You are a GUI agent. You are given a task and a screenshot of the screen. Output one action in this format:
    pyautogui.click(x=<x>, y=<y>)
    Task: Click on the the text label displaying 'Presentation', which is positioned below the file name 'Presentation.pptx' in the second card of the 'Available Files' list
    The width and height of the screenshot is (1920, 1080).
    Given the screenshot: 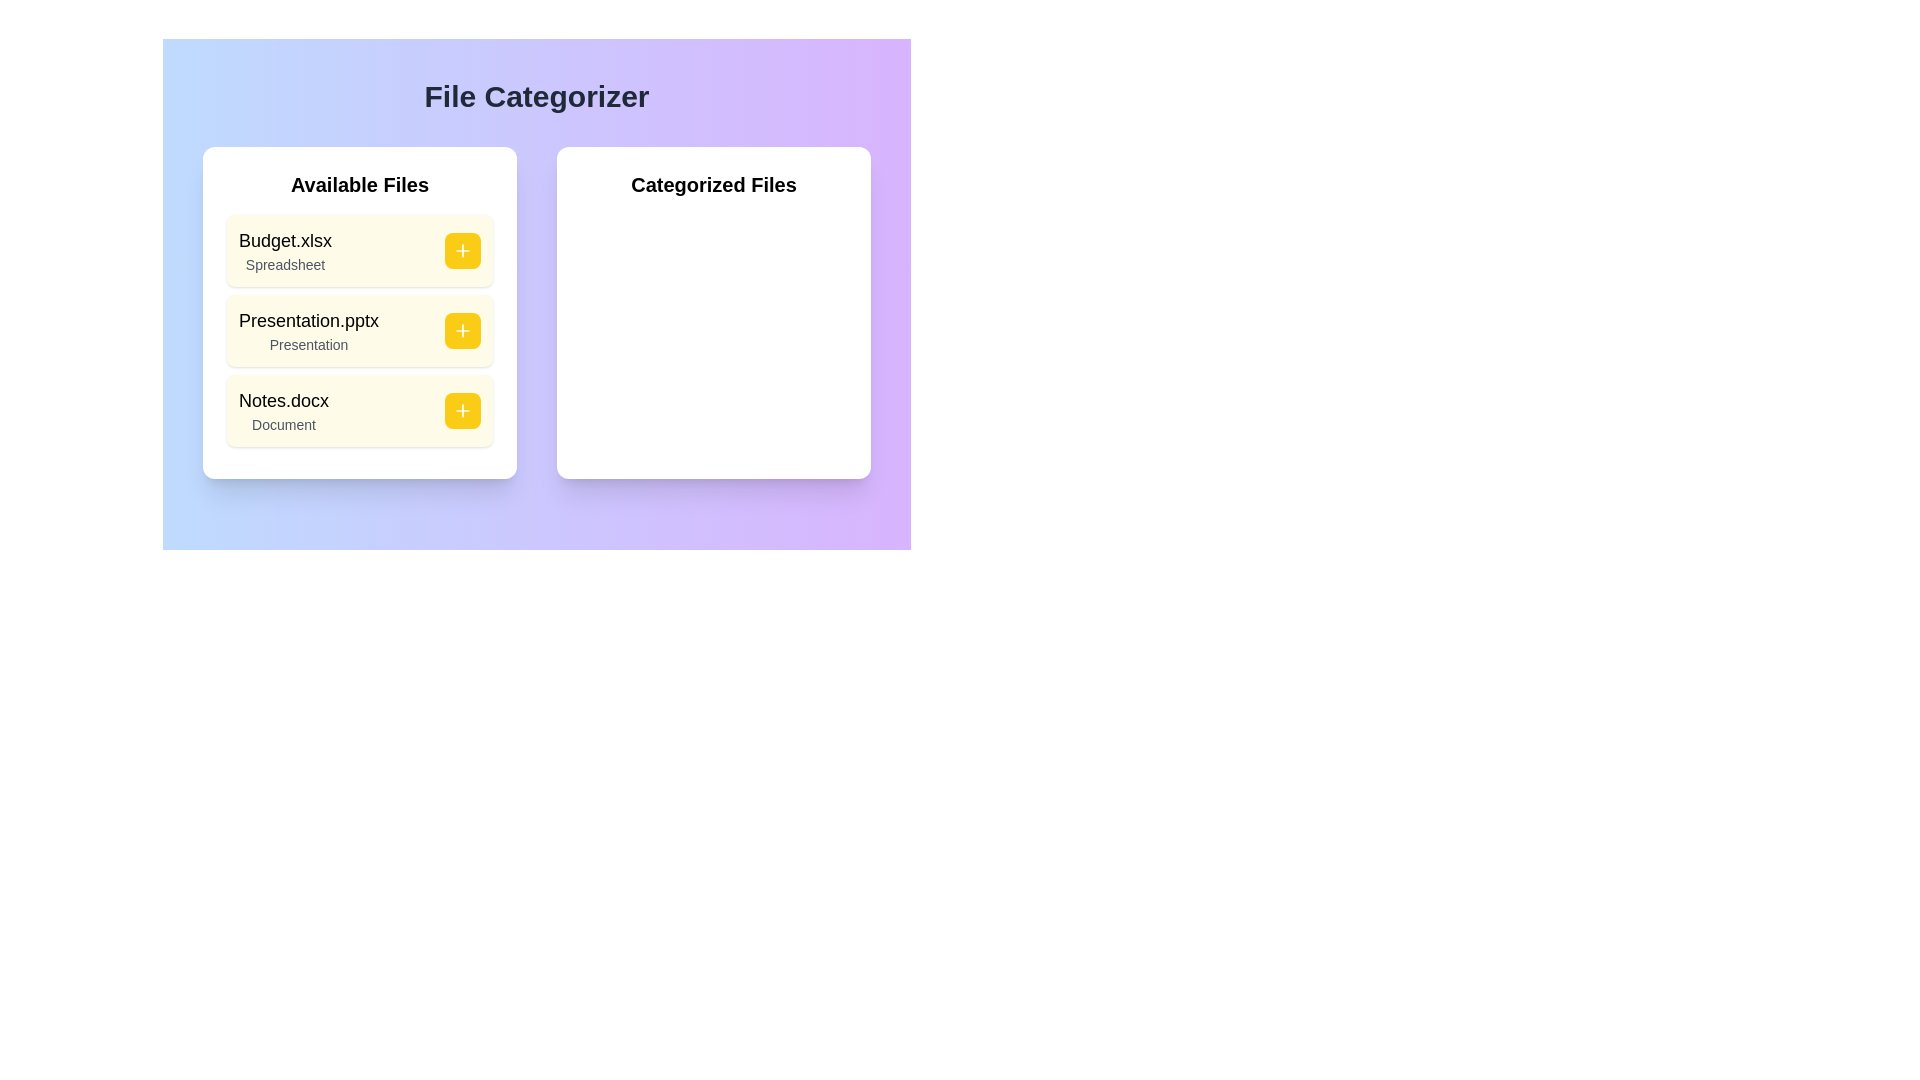 What is the action you would take?
    pyautogui.click(x=308, y=343)
    